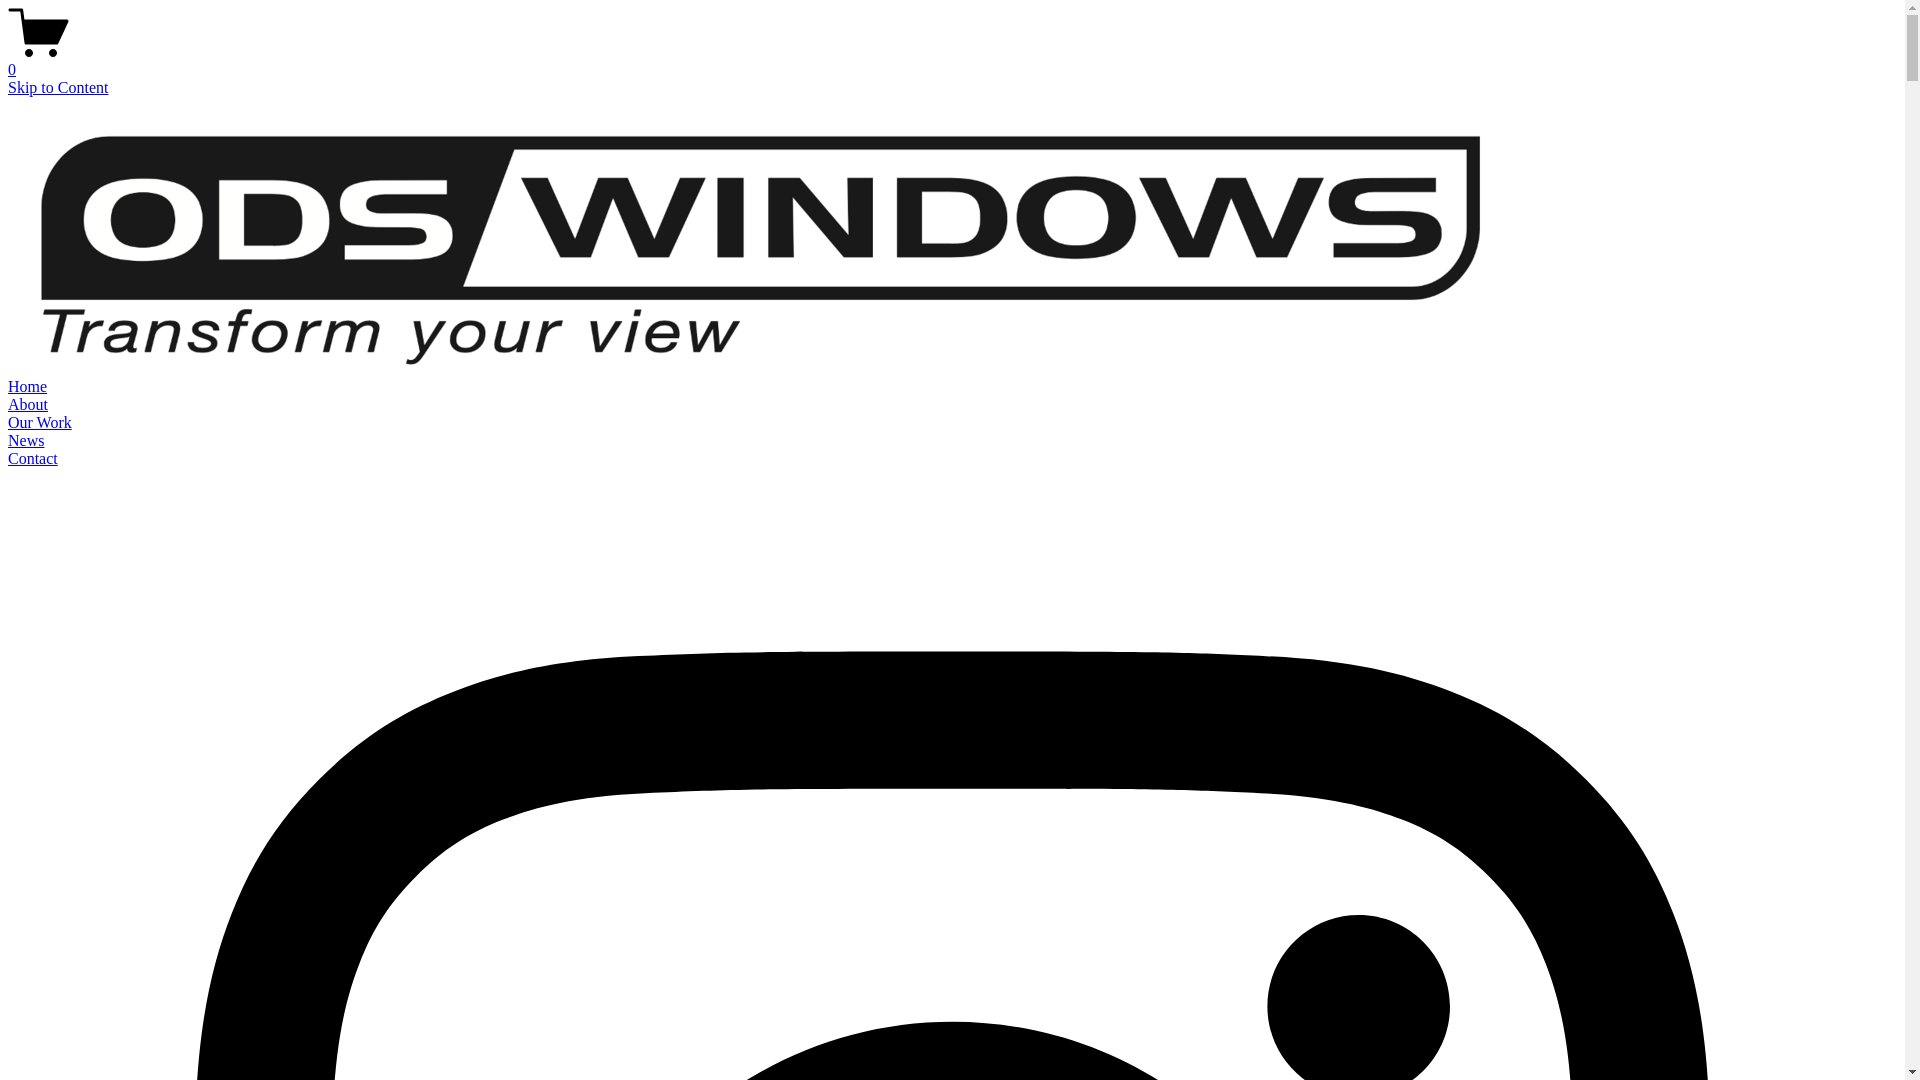 Image resolution: width=1920 pixels, height=1080 pixels. I want to click on 'Skip to Content', so click(57, 86).